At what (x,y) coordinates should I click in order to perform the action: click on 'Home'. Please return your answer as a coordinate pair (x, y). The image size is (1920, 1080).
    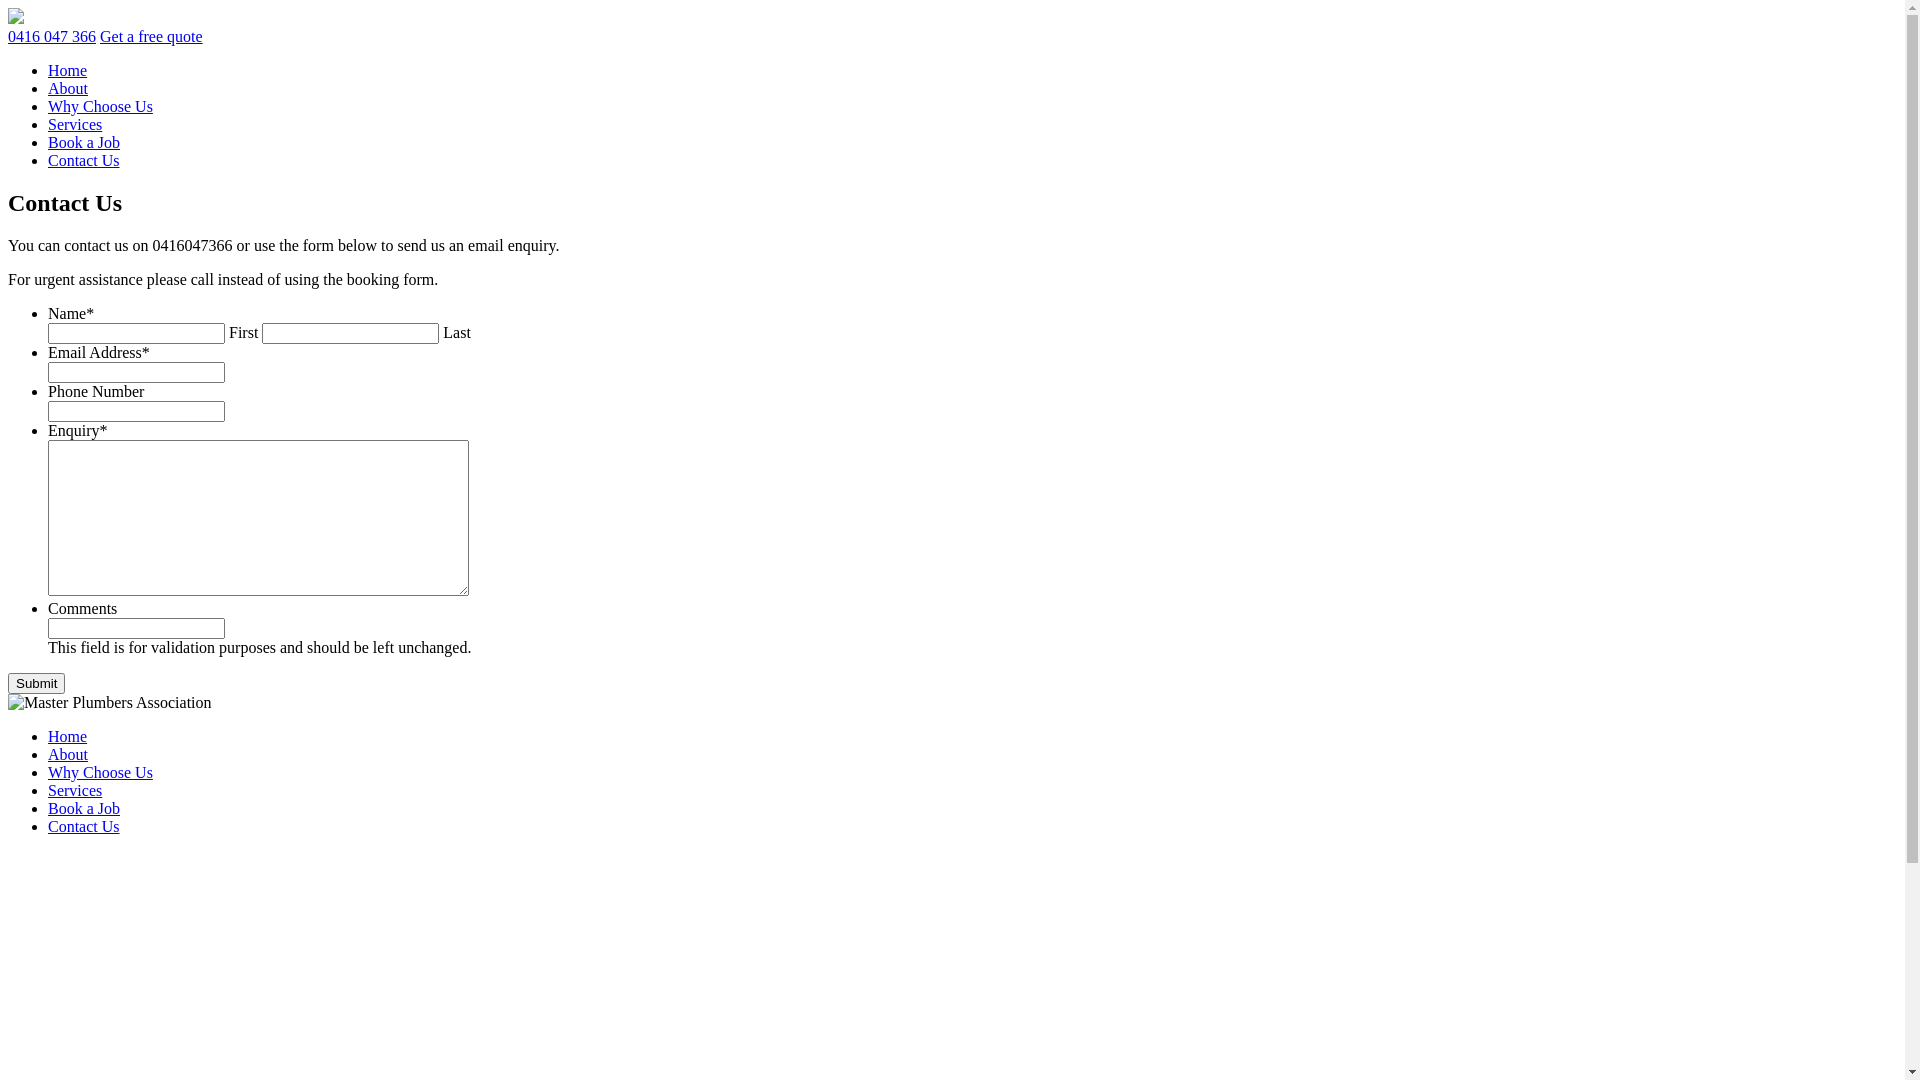
    Looking at the image, I should click on (48, 736).